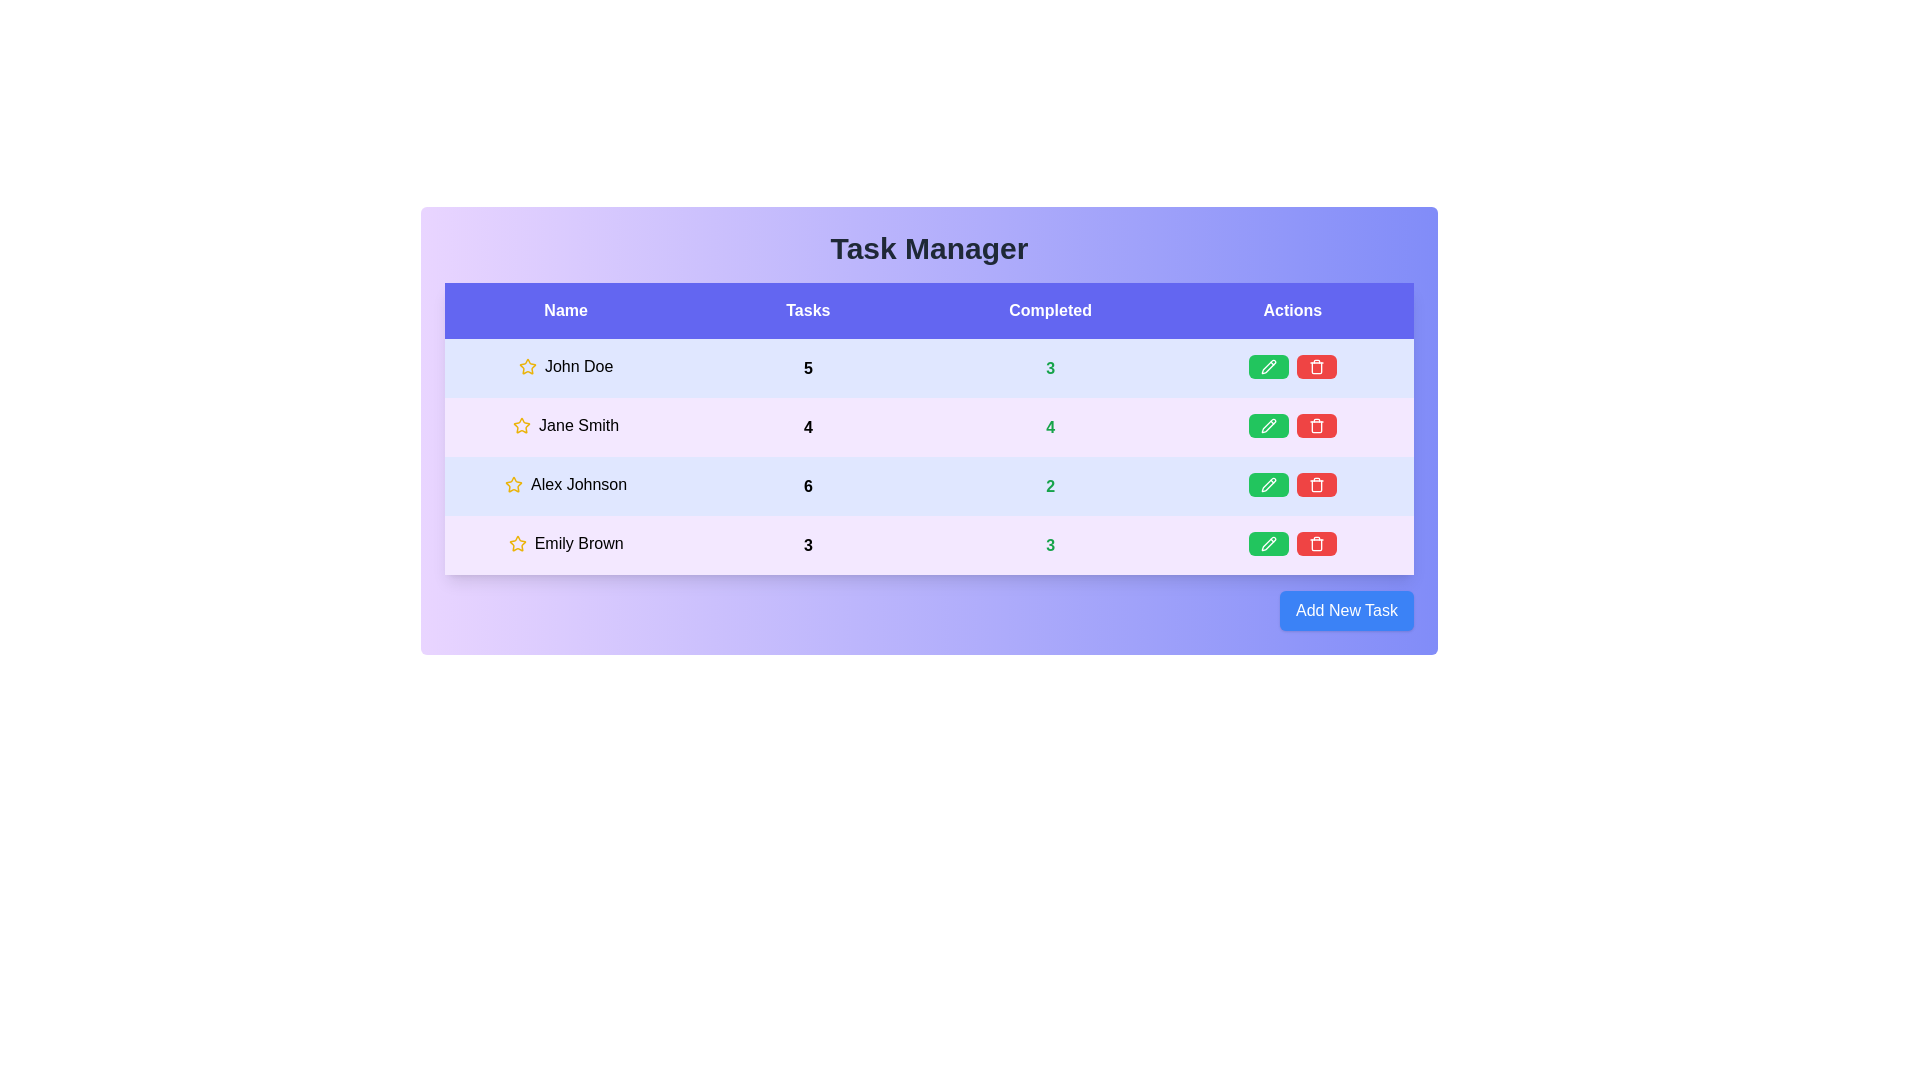 This screenshot has height=1080, width=1920. I want to click on the text in the Name column for copying, so click(565, 311).